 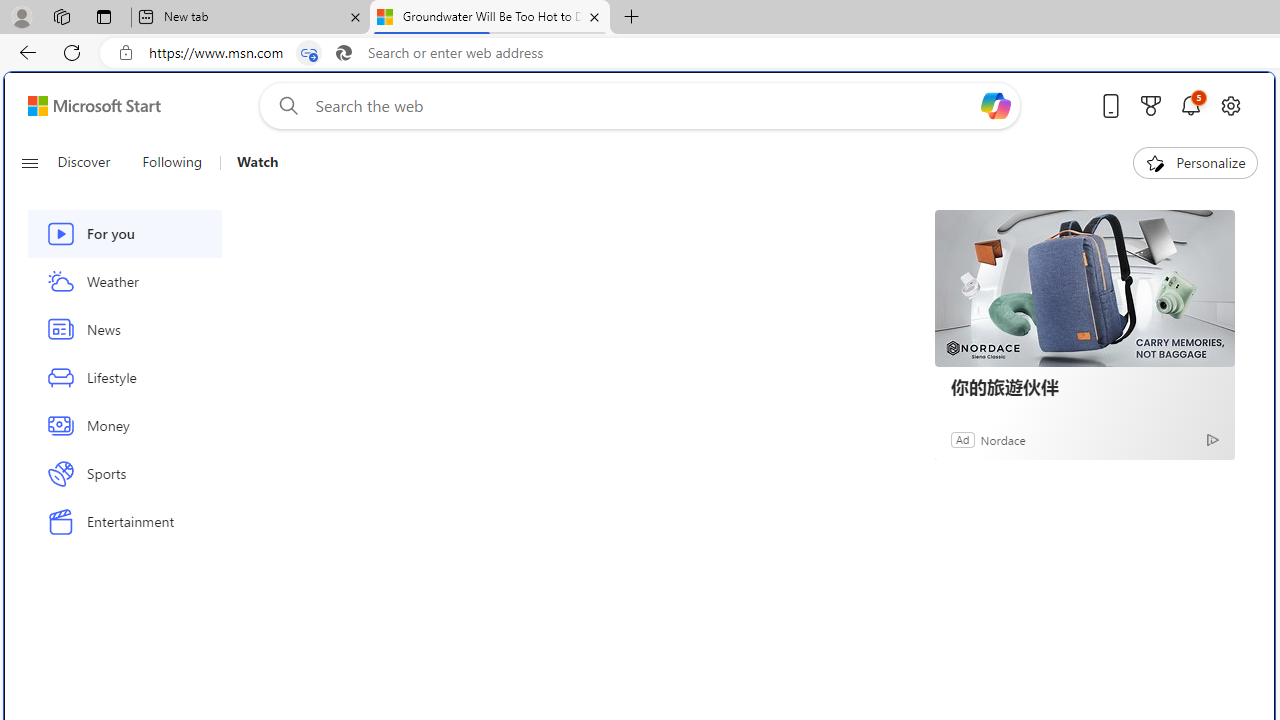 I want to click on 'Following', so click(x=172, y=162).